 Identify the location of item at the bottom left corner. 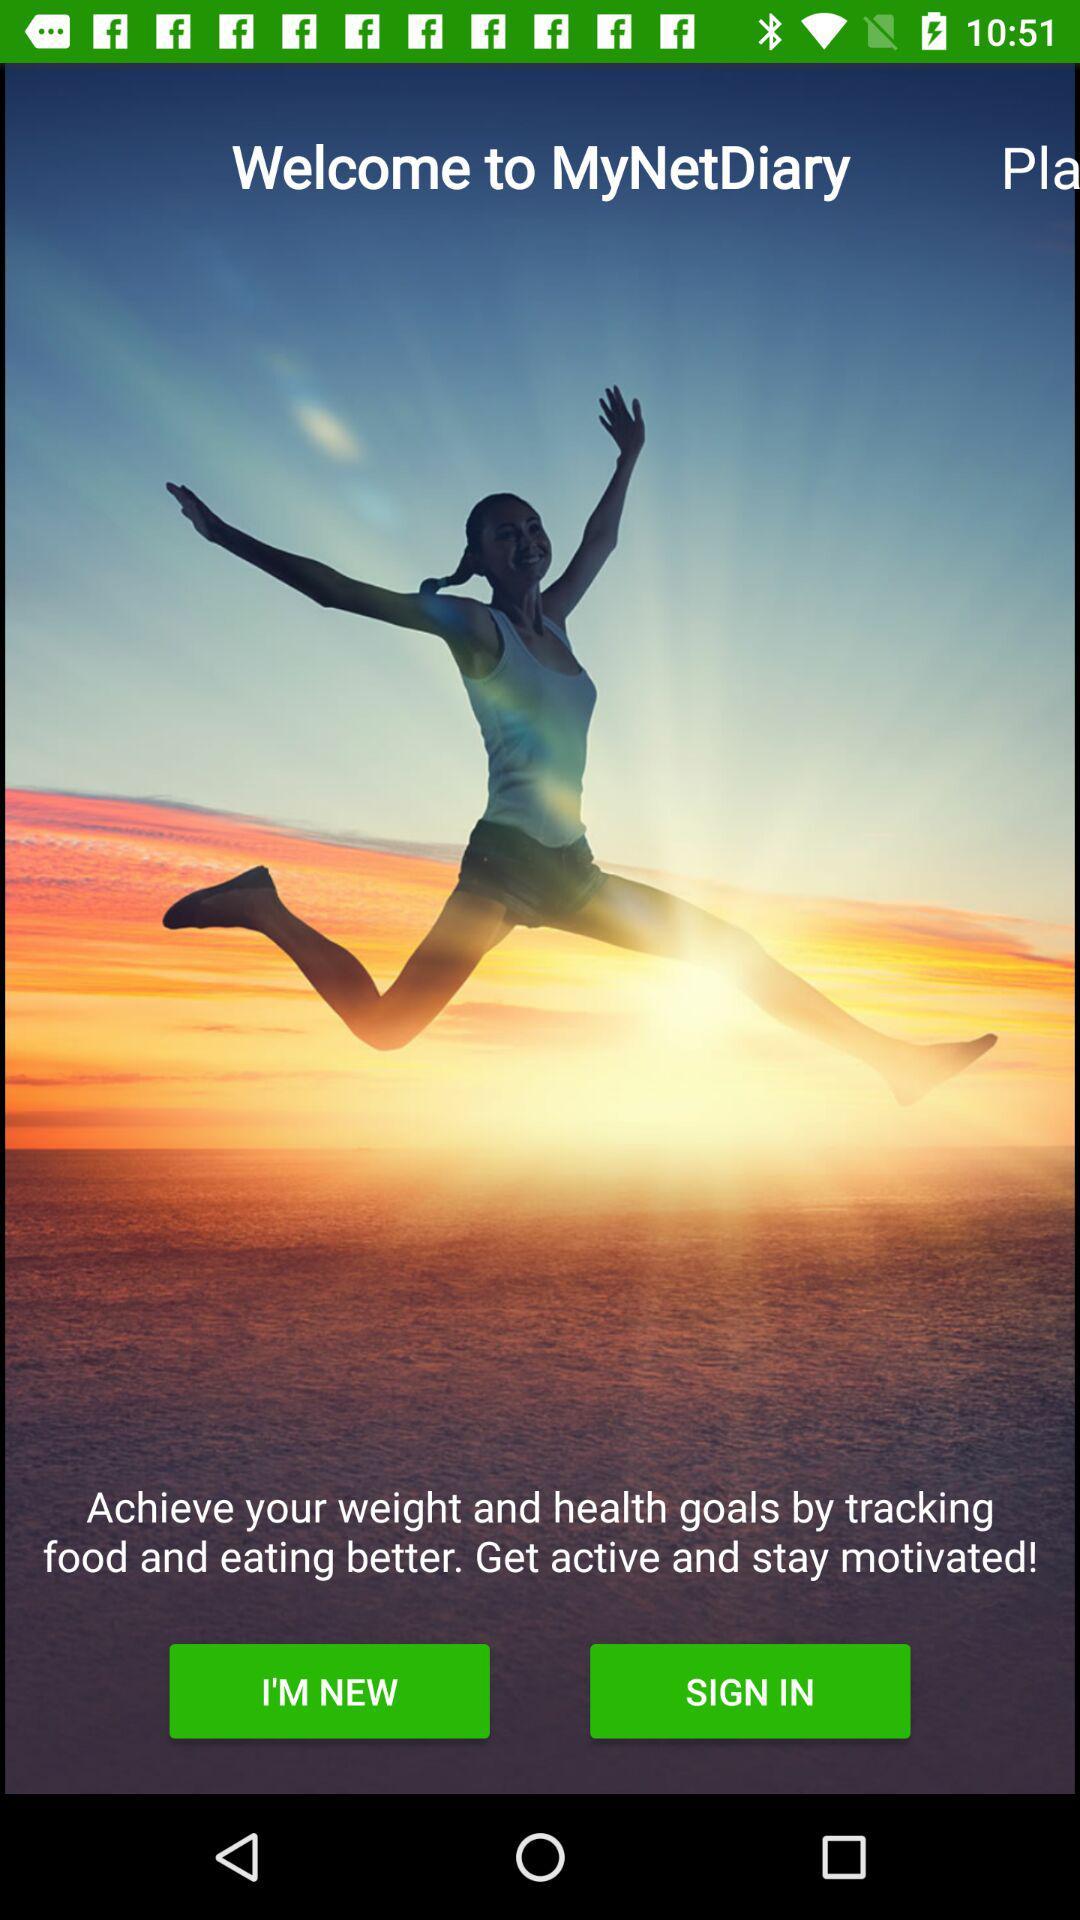
(328, 1690).